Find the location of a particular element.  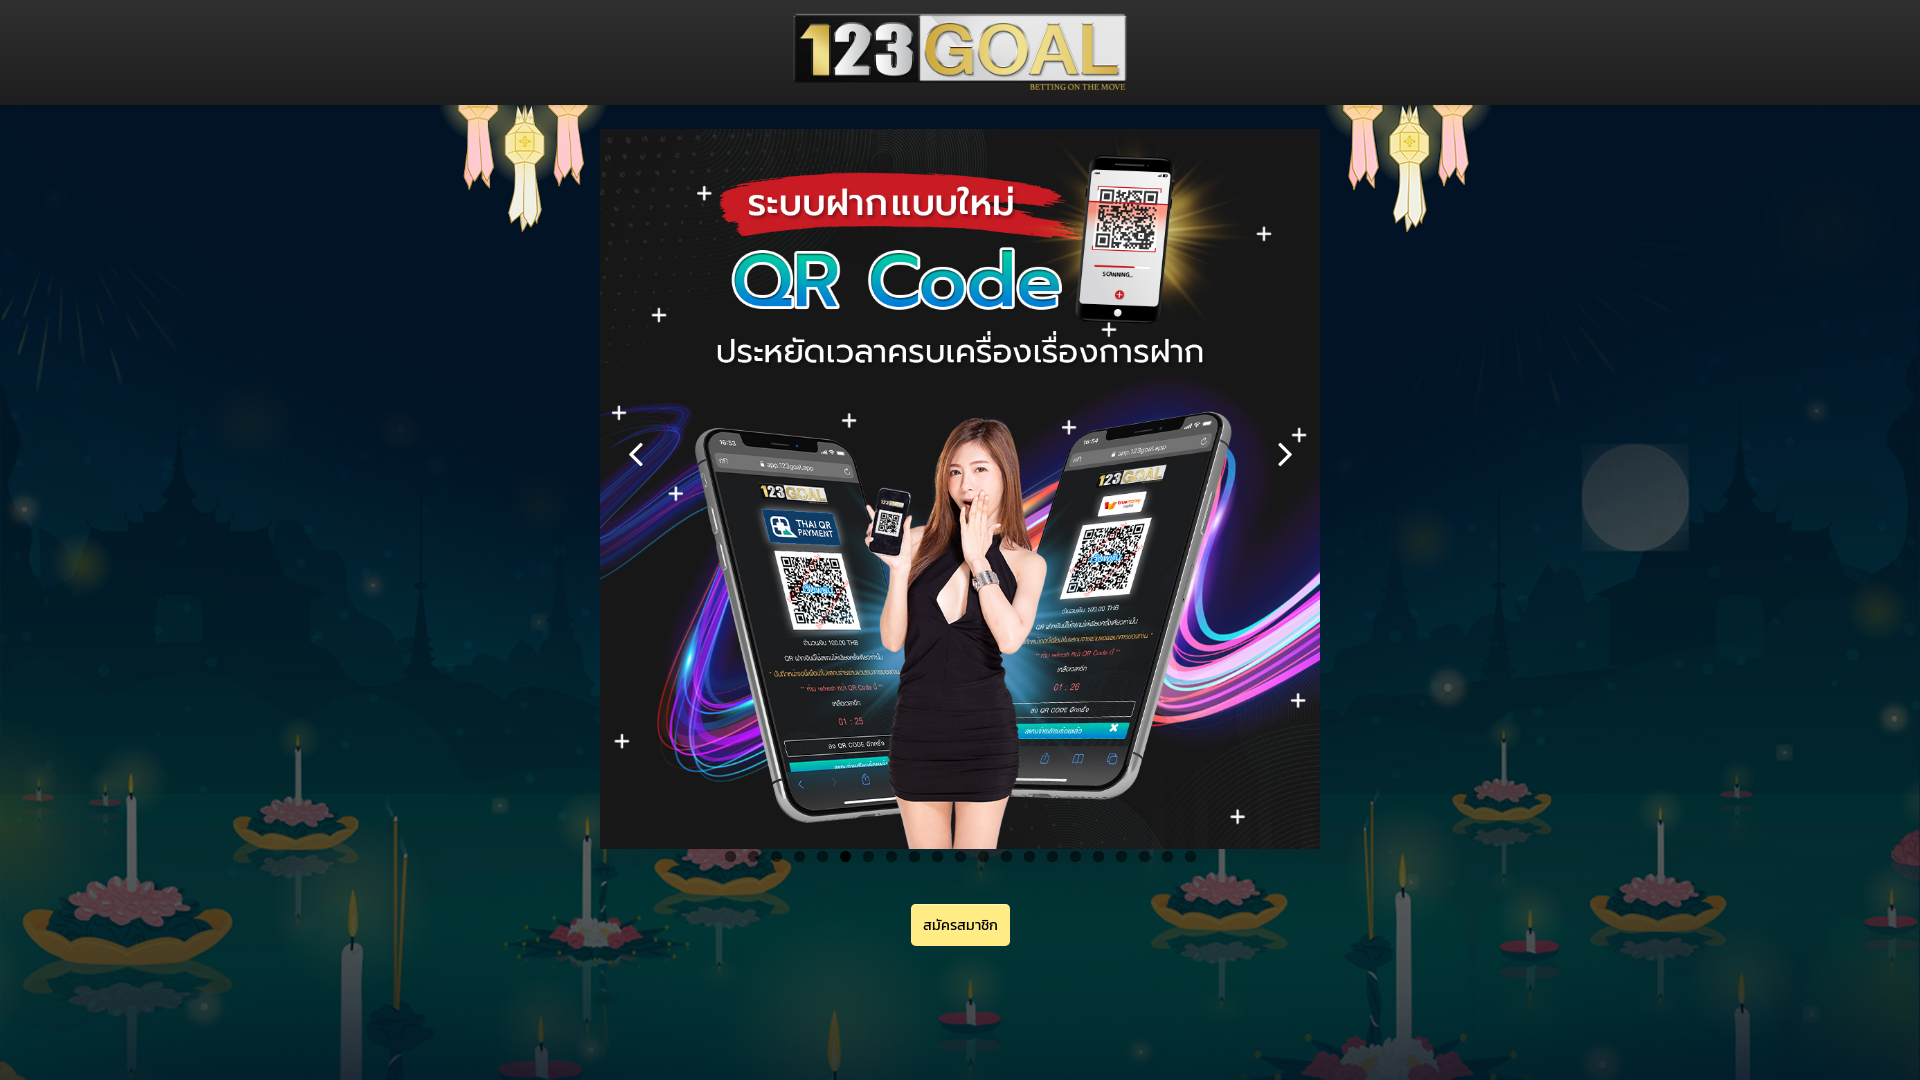

'20' is located at coordinates (1161, 855).